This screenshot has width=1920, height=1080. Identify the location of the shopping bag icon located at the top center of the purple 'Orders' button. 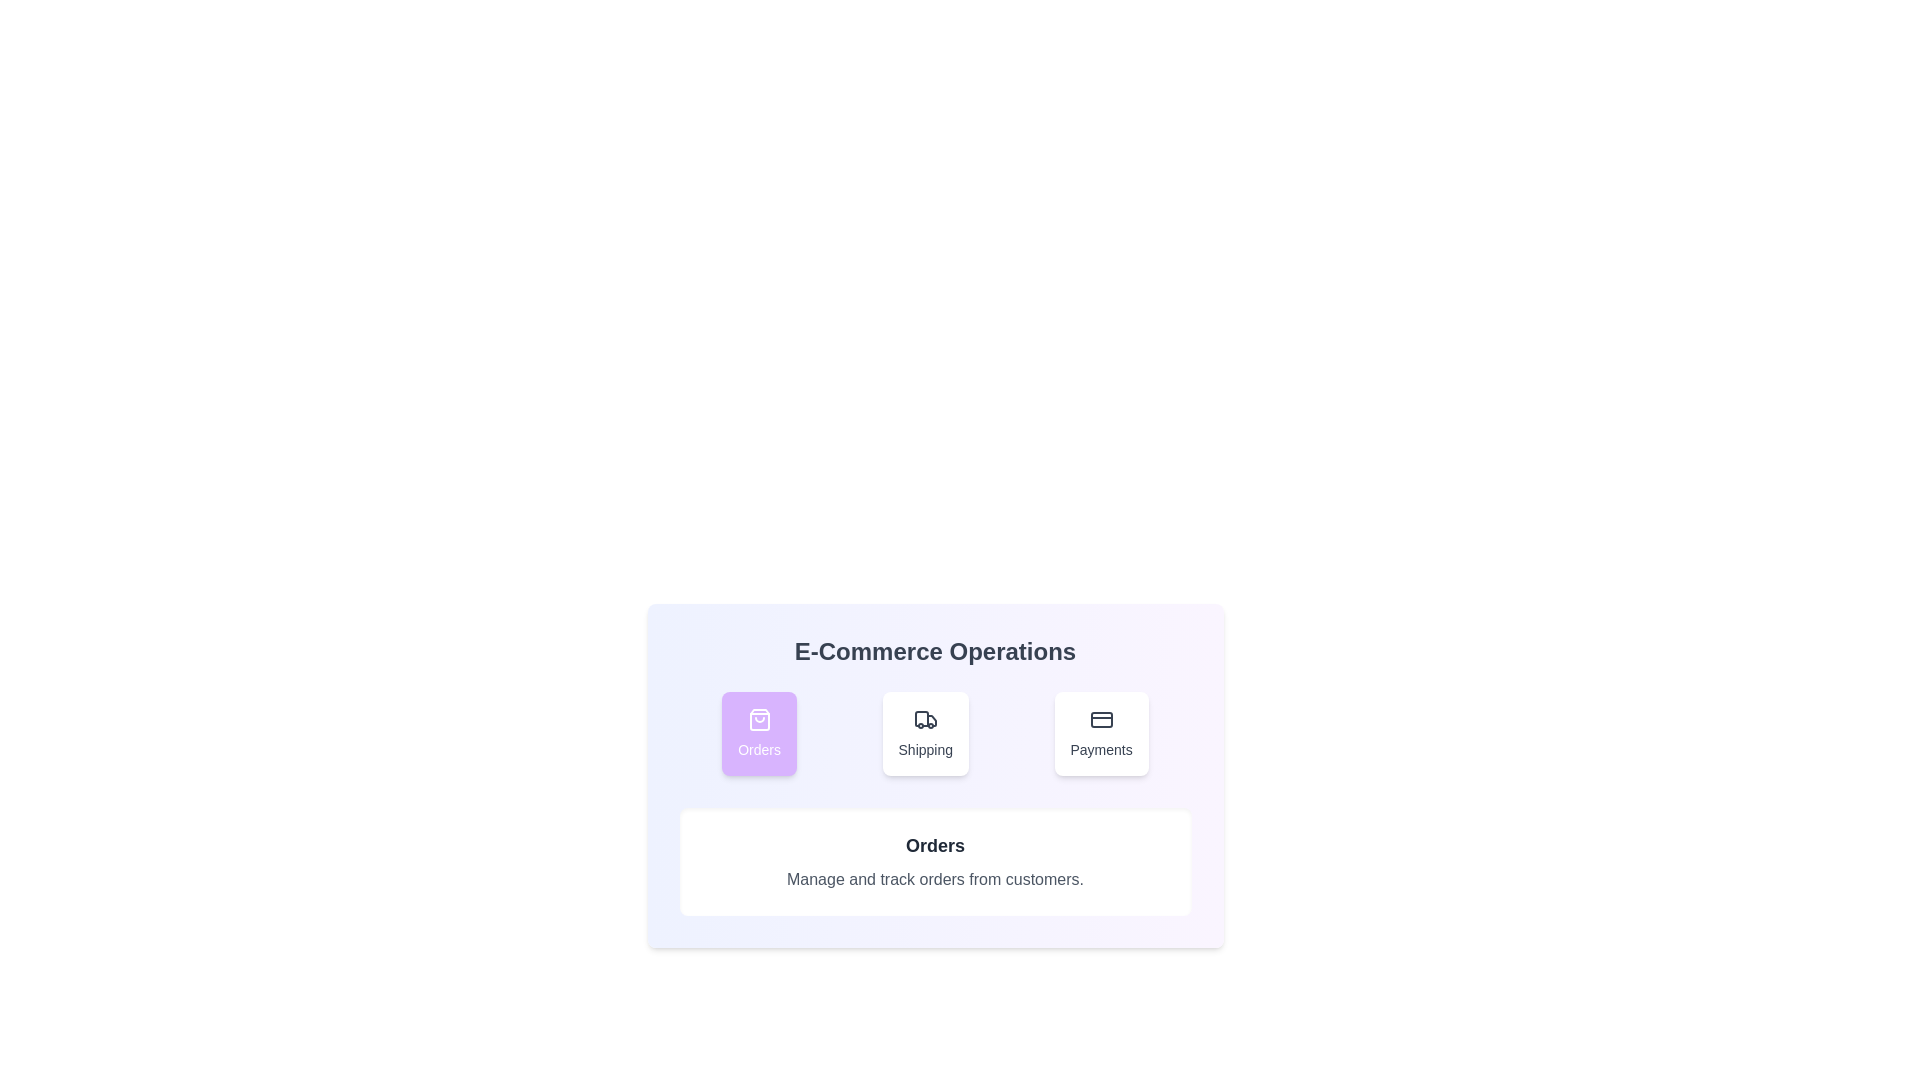
(758, 720).